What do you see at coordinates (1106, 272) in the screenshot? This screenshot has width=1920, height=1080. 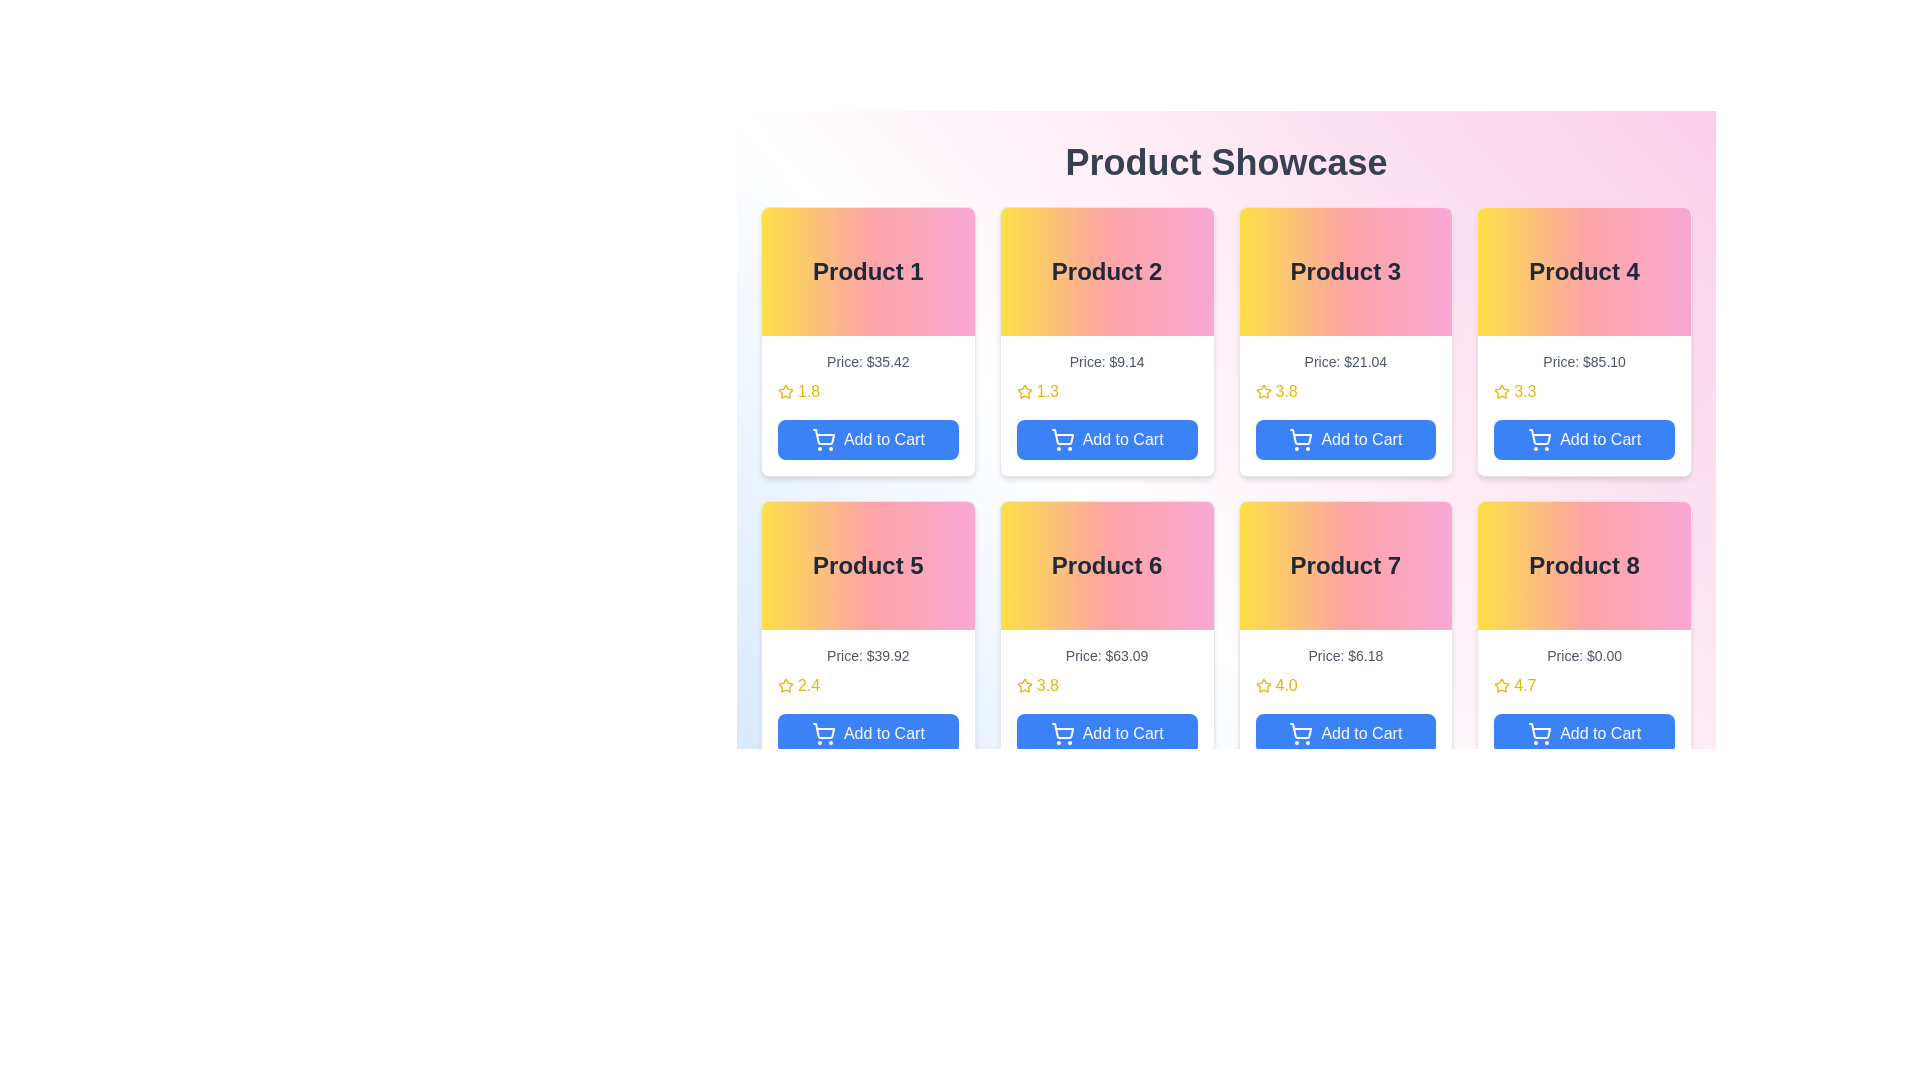 I see `title label for the product displayed in the second card of the grid layout, which is centrally placed in the gradient header and follows 'Product 1'` at bounding box center [1106, 272].